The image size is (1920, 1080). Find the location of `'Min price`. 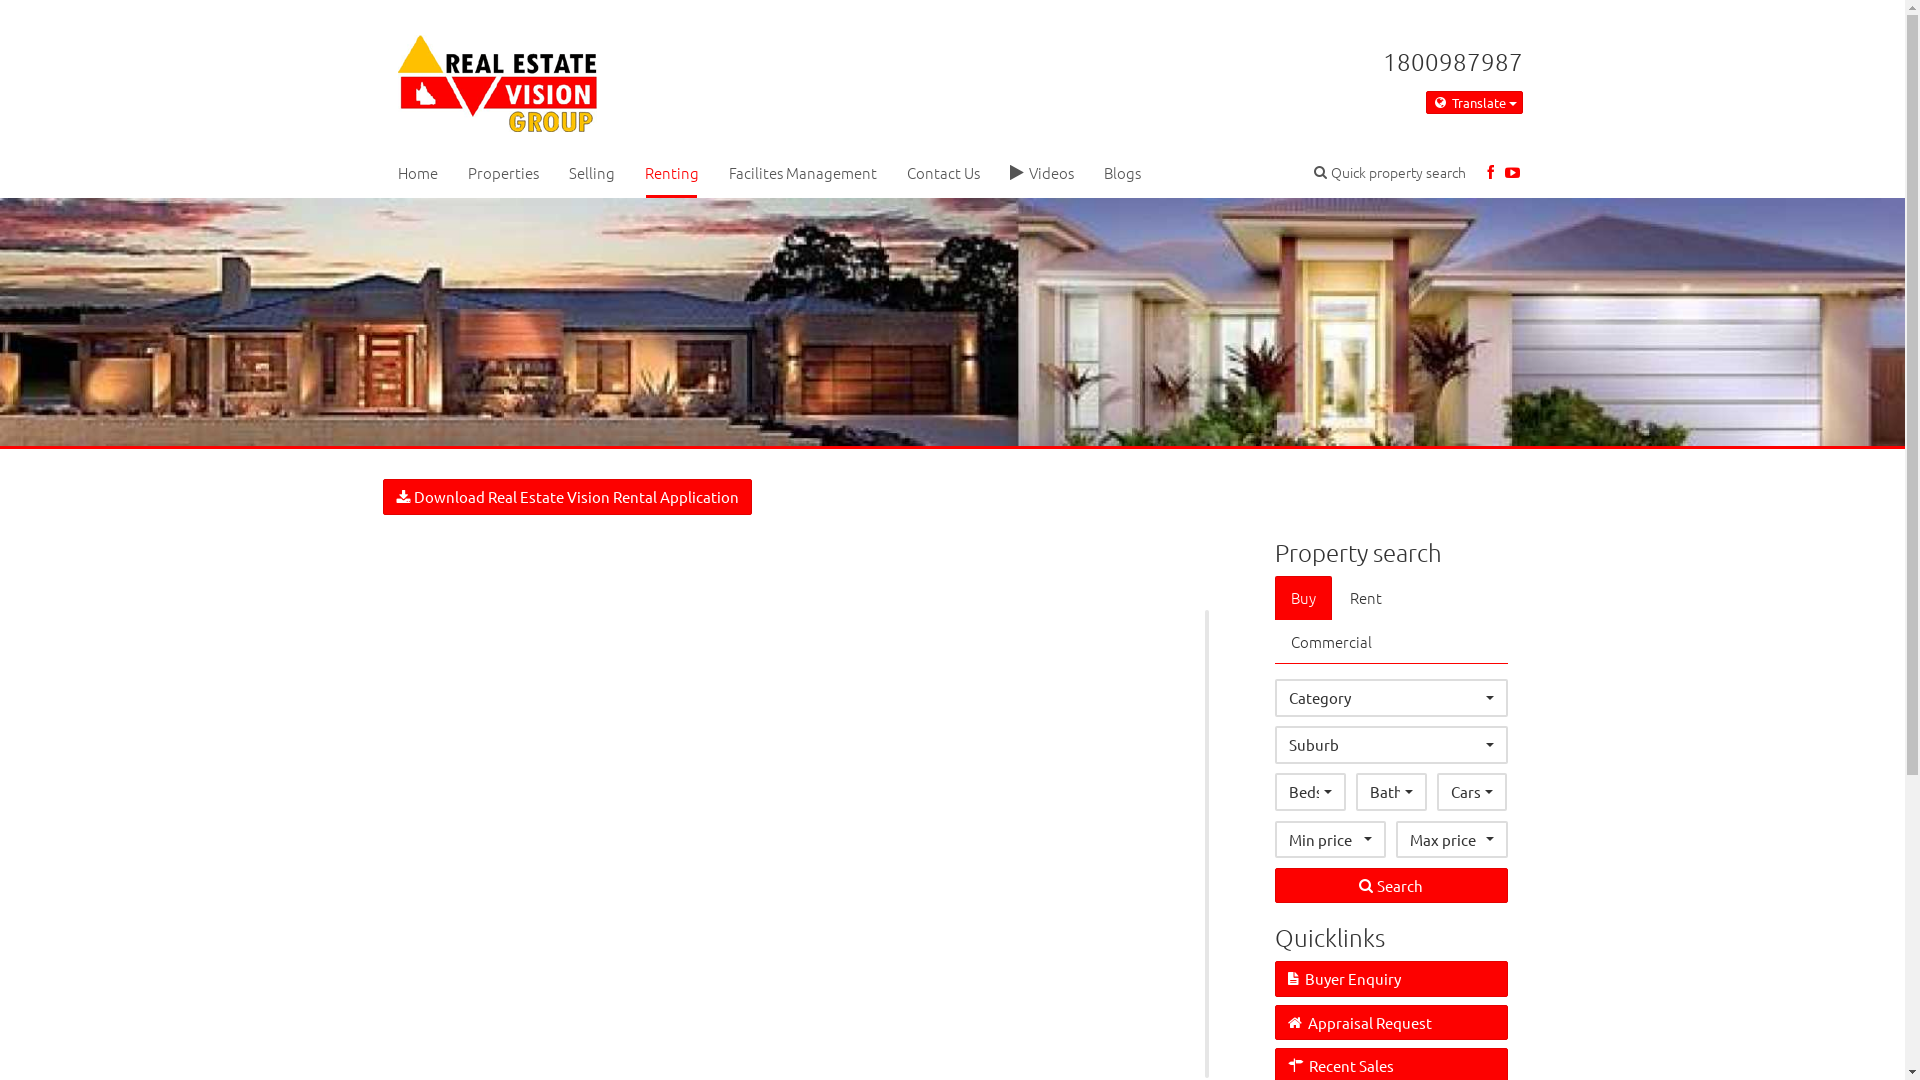

'Min price is located at coordinates (1330, 839).